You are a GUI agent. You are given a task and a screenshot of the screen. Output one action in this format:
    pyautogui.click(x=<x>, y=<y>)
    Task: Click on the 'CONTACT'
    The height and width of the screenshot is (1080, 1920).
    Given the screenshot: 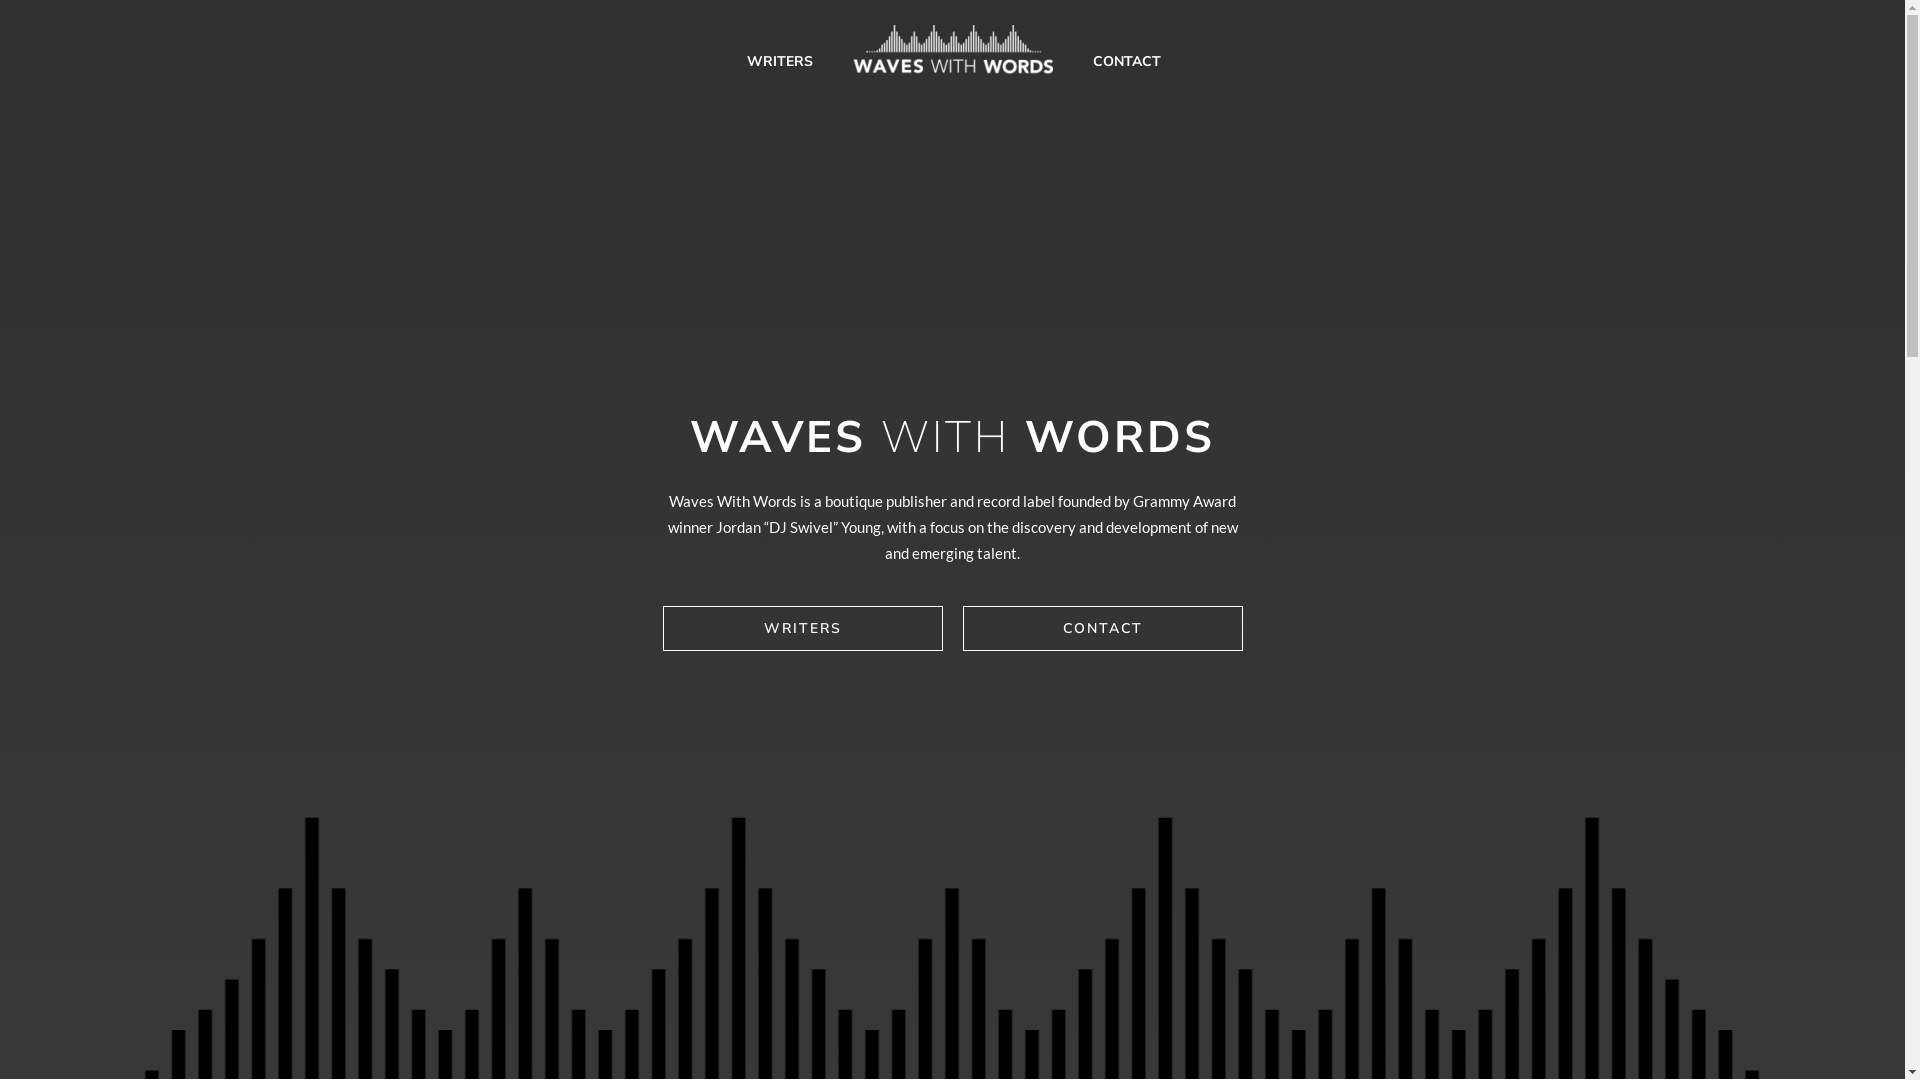 What is the action you would take?
    pyautogui.click(x=961, y=627)
    